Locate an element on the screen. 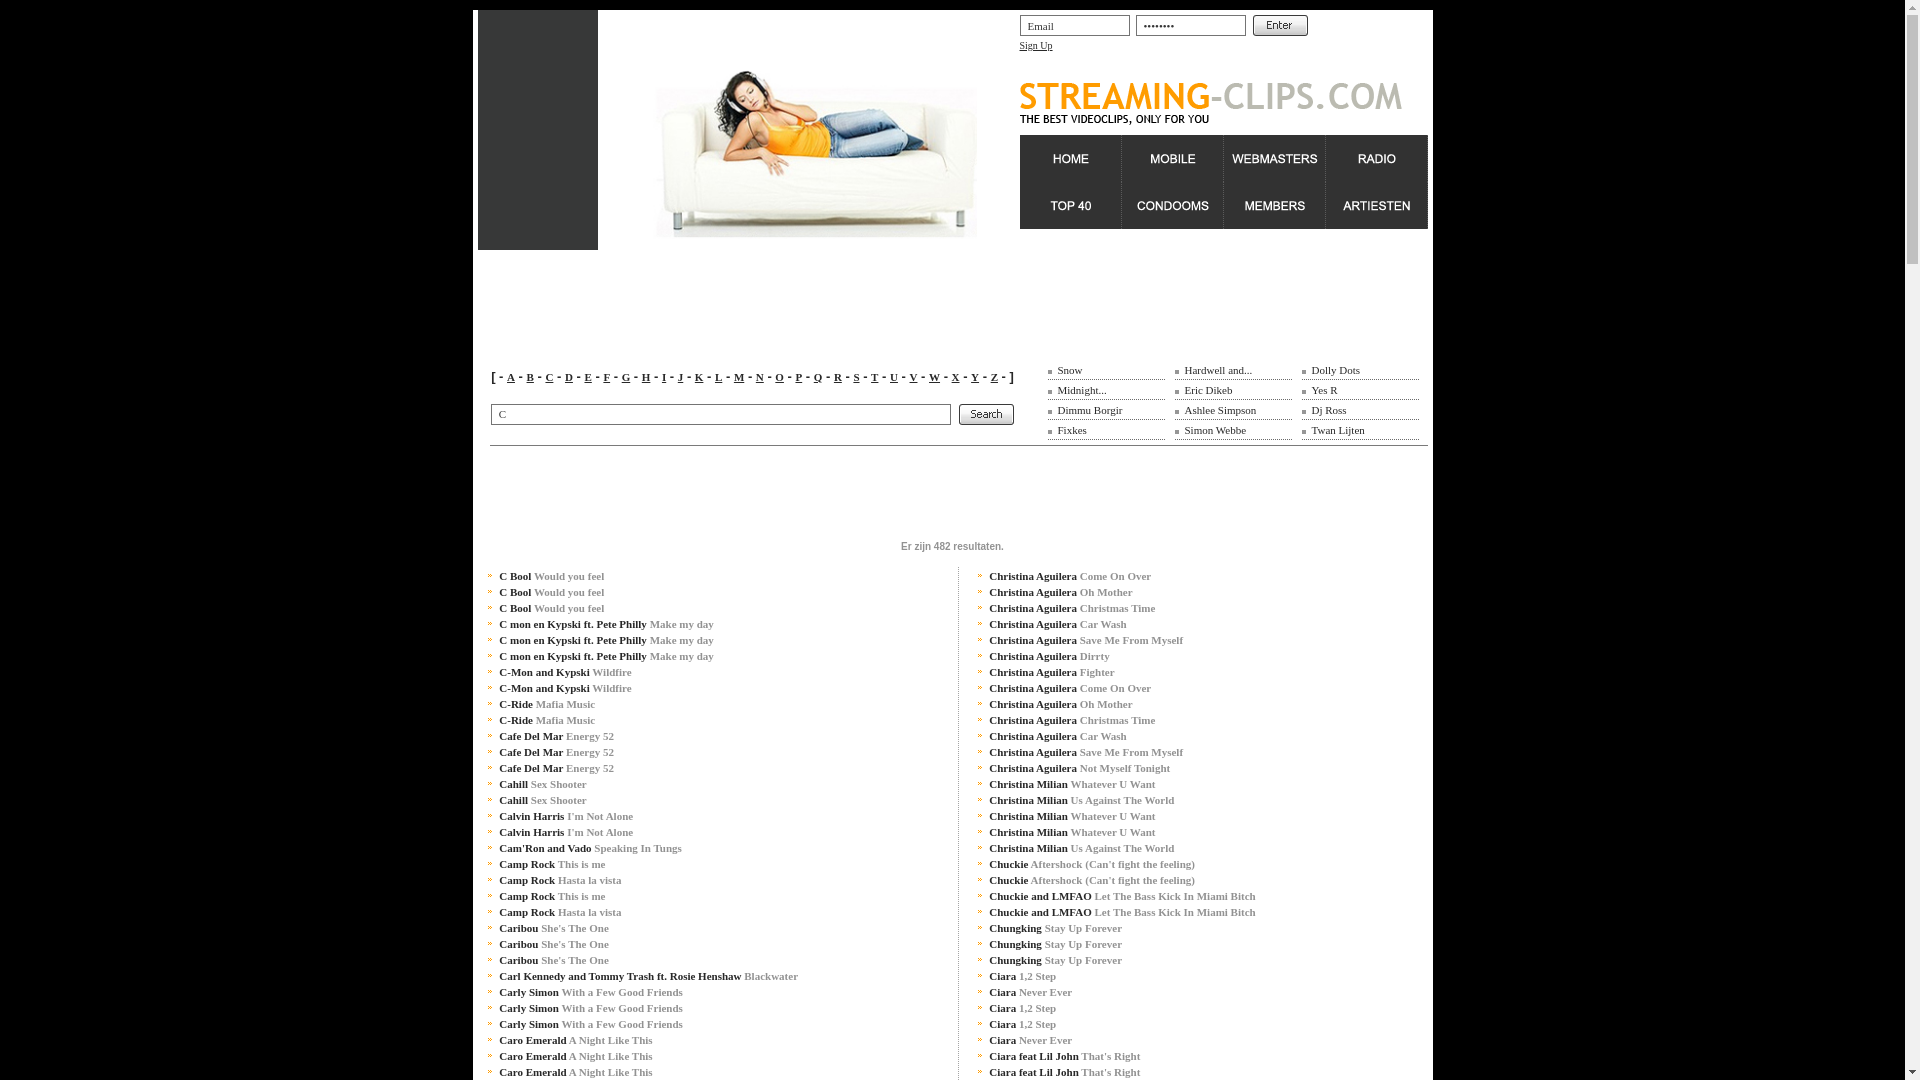  'S' is located at coordinates (855, 377).